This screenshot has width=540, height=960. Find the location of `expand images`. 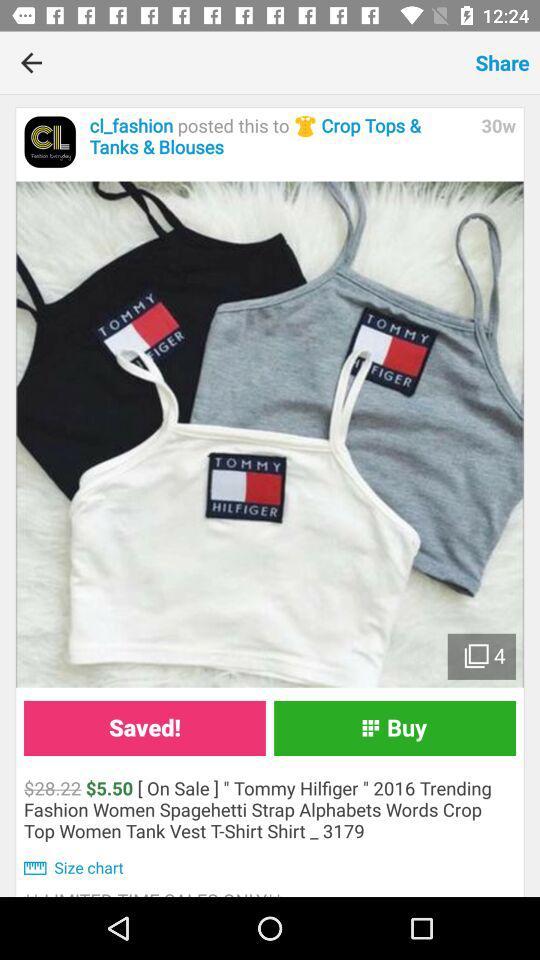

expand images is located at coordinates (270, 434).